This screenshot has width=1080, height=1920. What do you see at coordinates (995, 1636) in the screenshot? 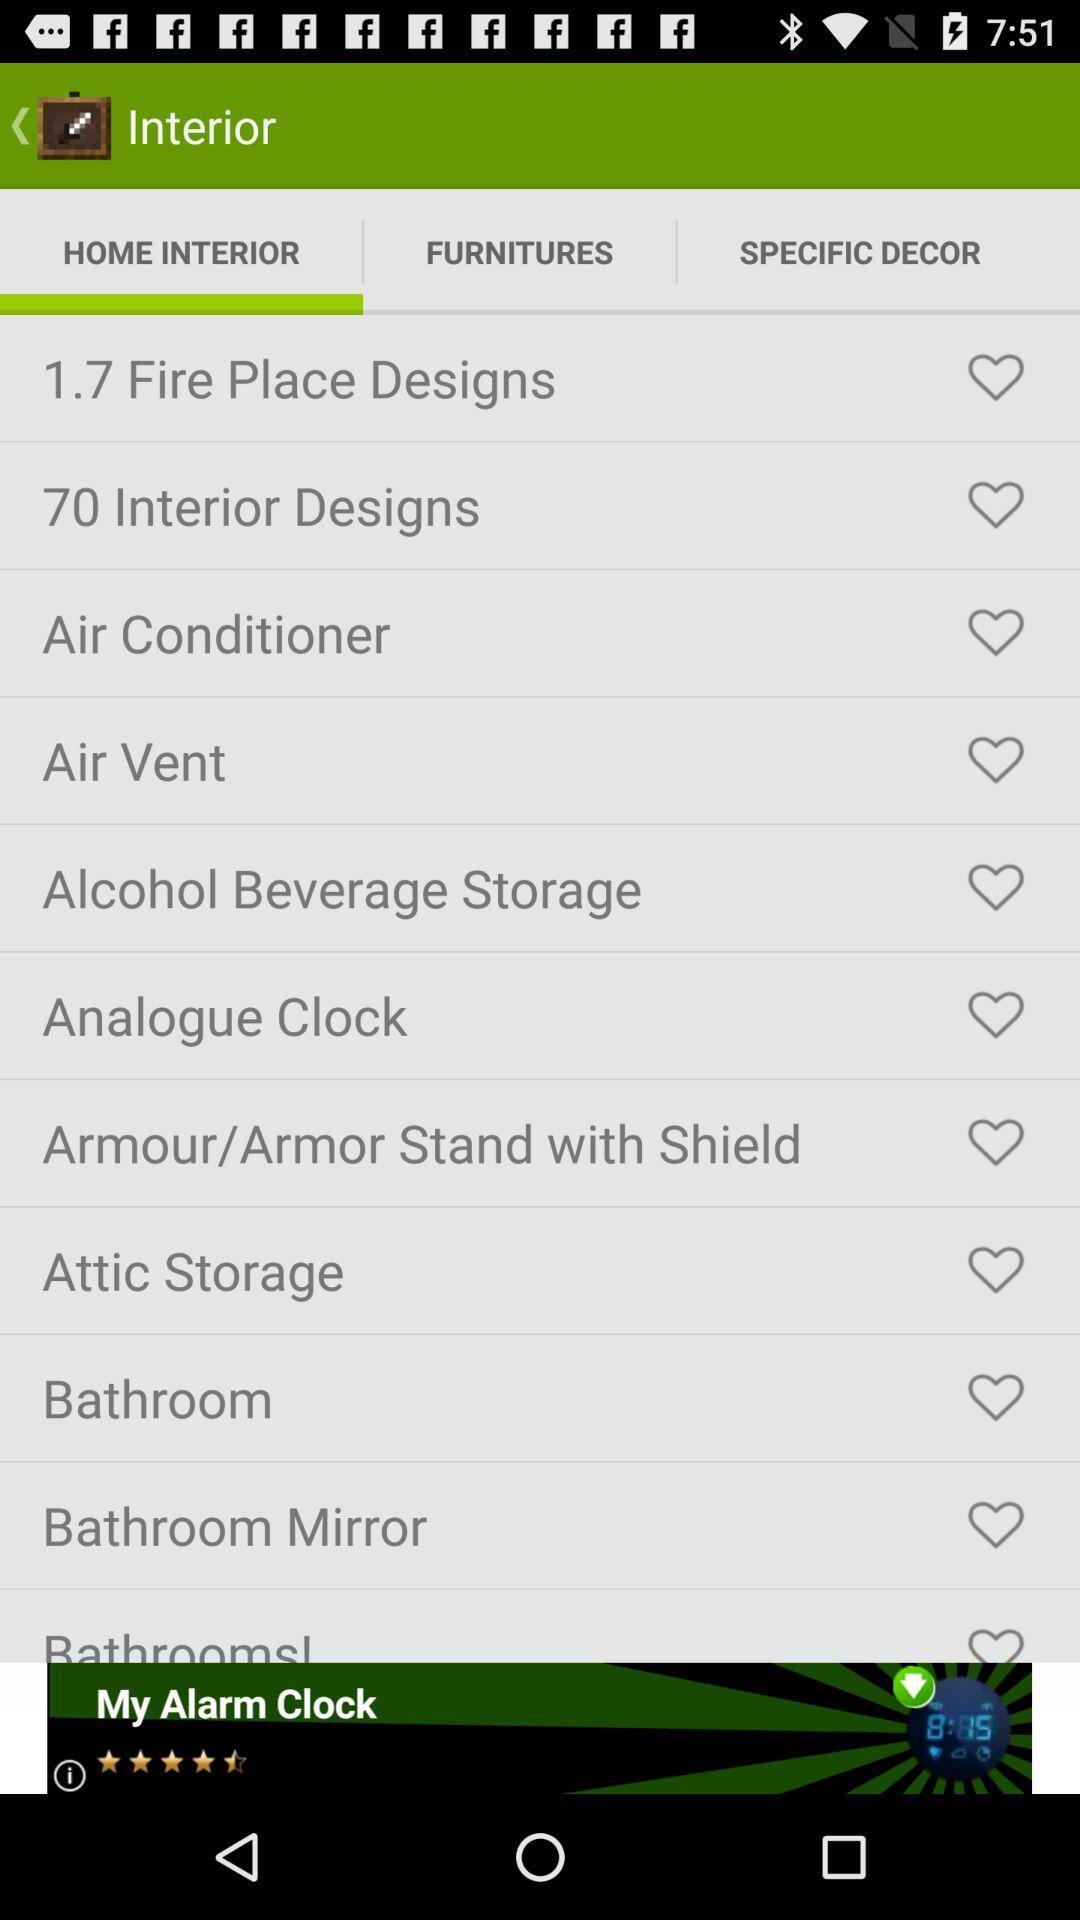
I see `this item` at bounding box center [995, 1636].